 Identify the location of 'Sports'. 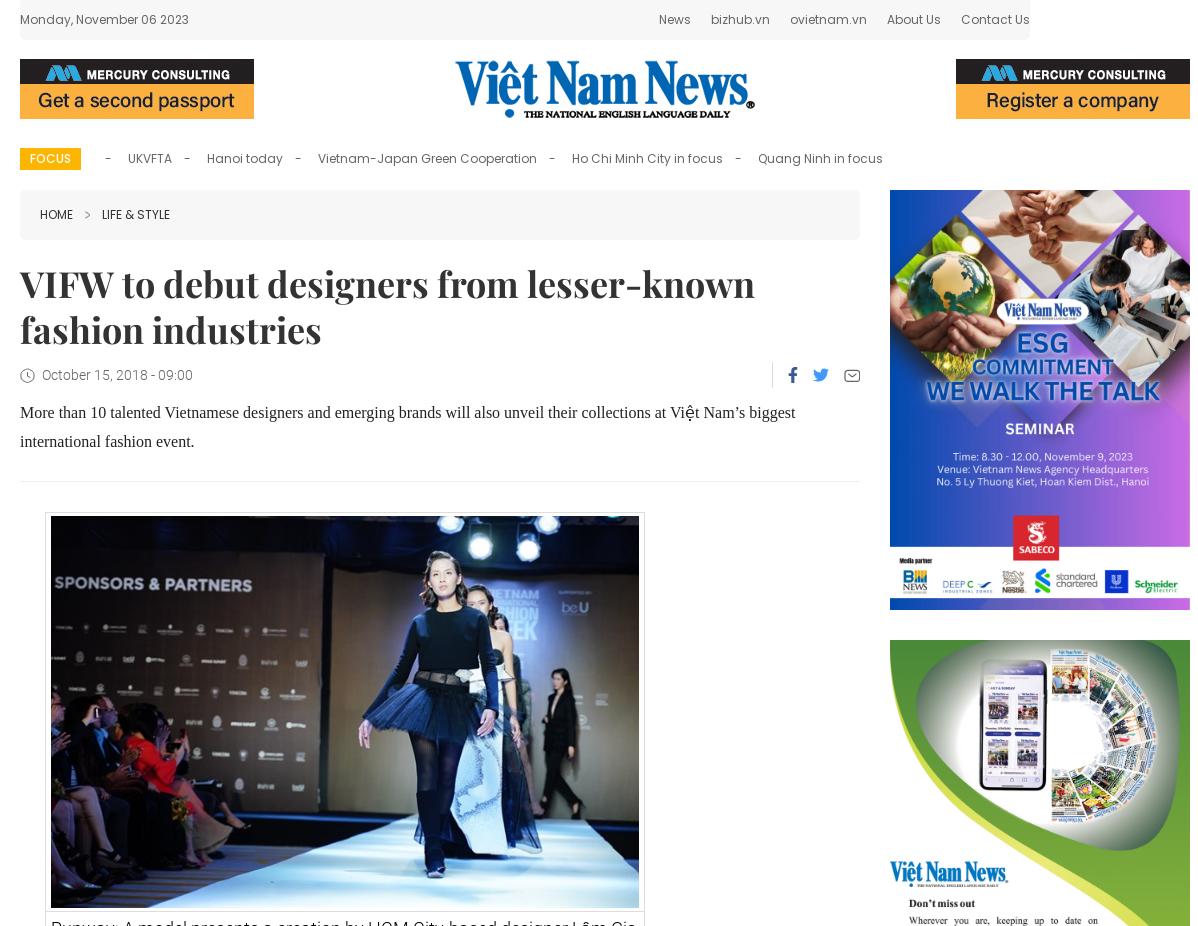
(566, 24).